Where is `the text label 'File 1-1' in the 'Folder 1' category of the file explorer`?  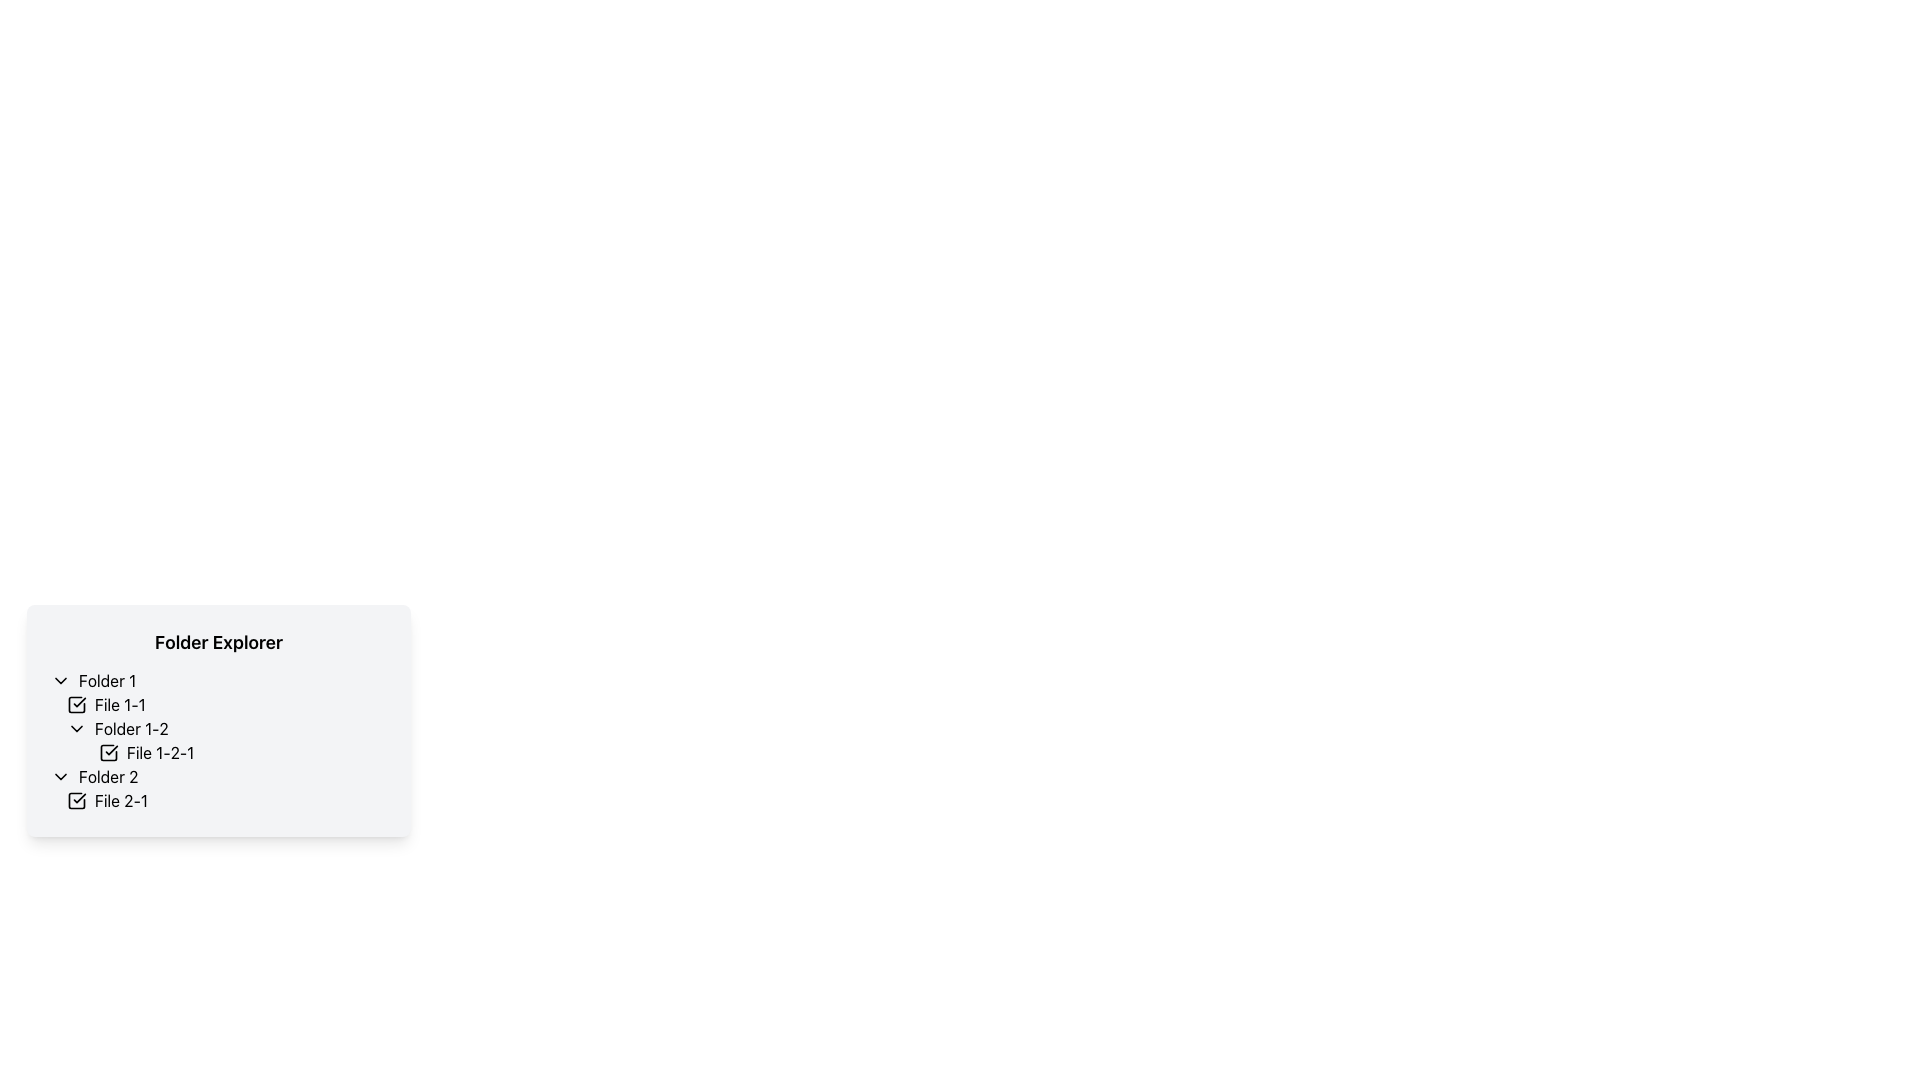
the text label 'File 1-1' in the 'Folder 1' category of the file explorer is located at coordinates (119, 704).